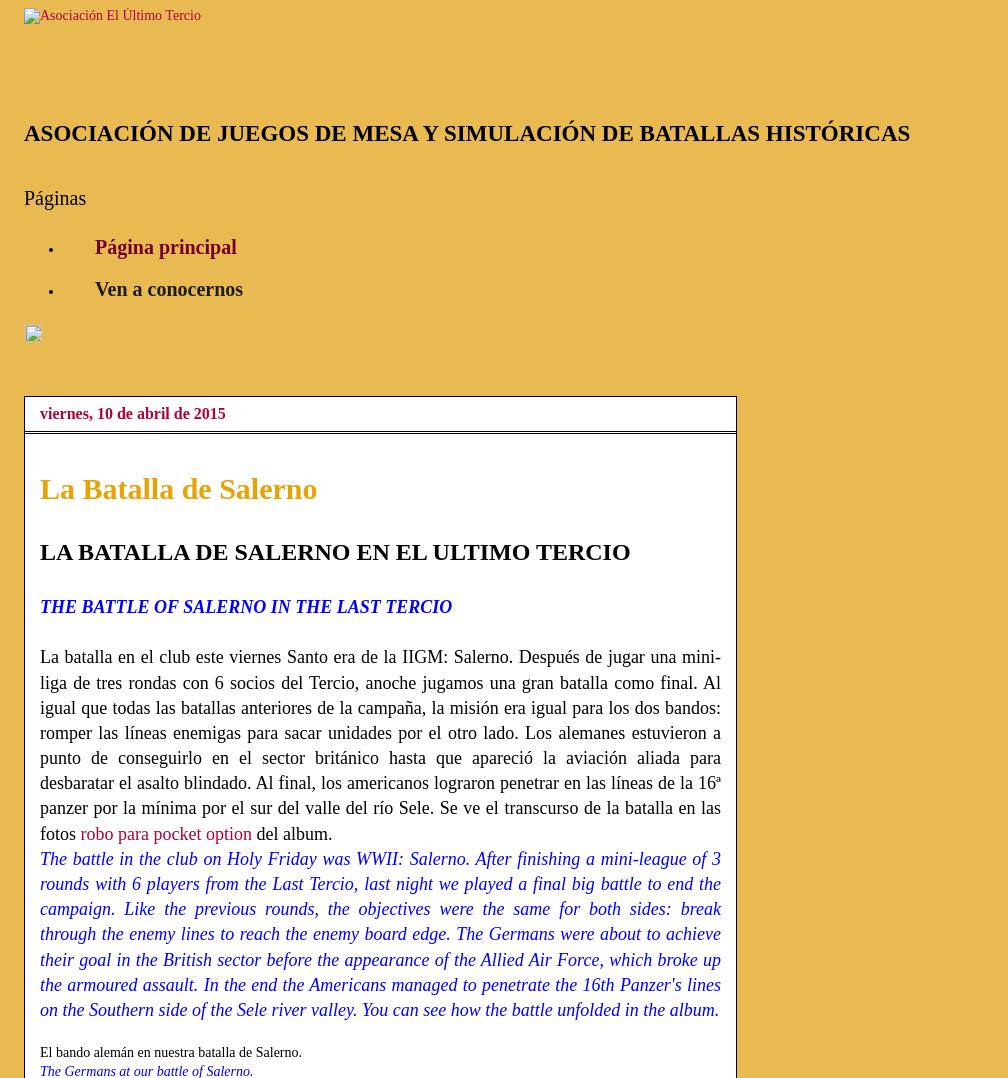 Image resolution: width=1008 pixels, height=1078 pixels. What do you see at coordinates (334, 551) in the screenshot?
I see `'LA BATALLA DE SALERNO EN EL ULTIMO TERCIO'` at bounding box center [334, 551].